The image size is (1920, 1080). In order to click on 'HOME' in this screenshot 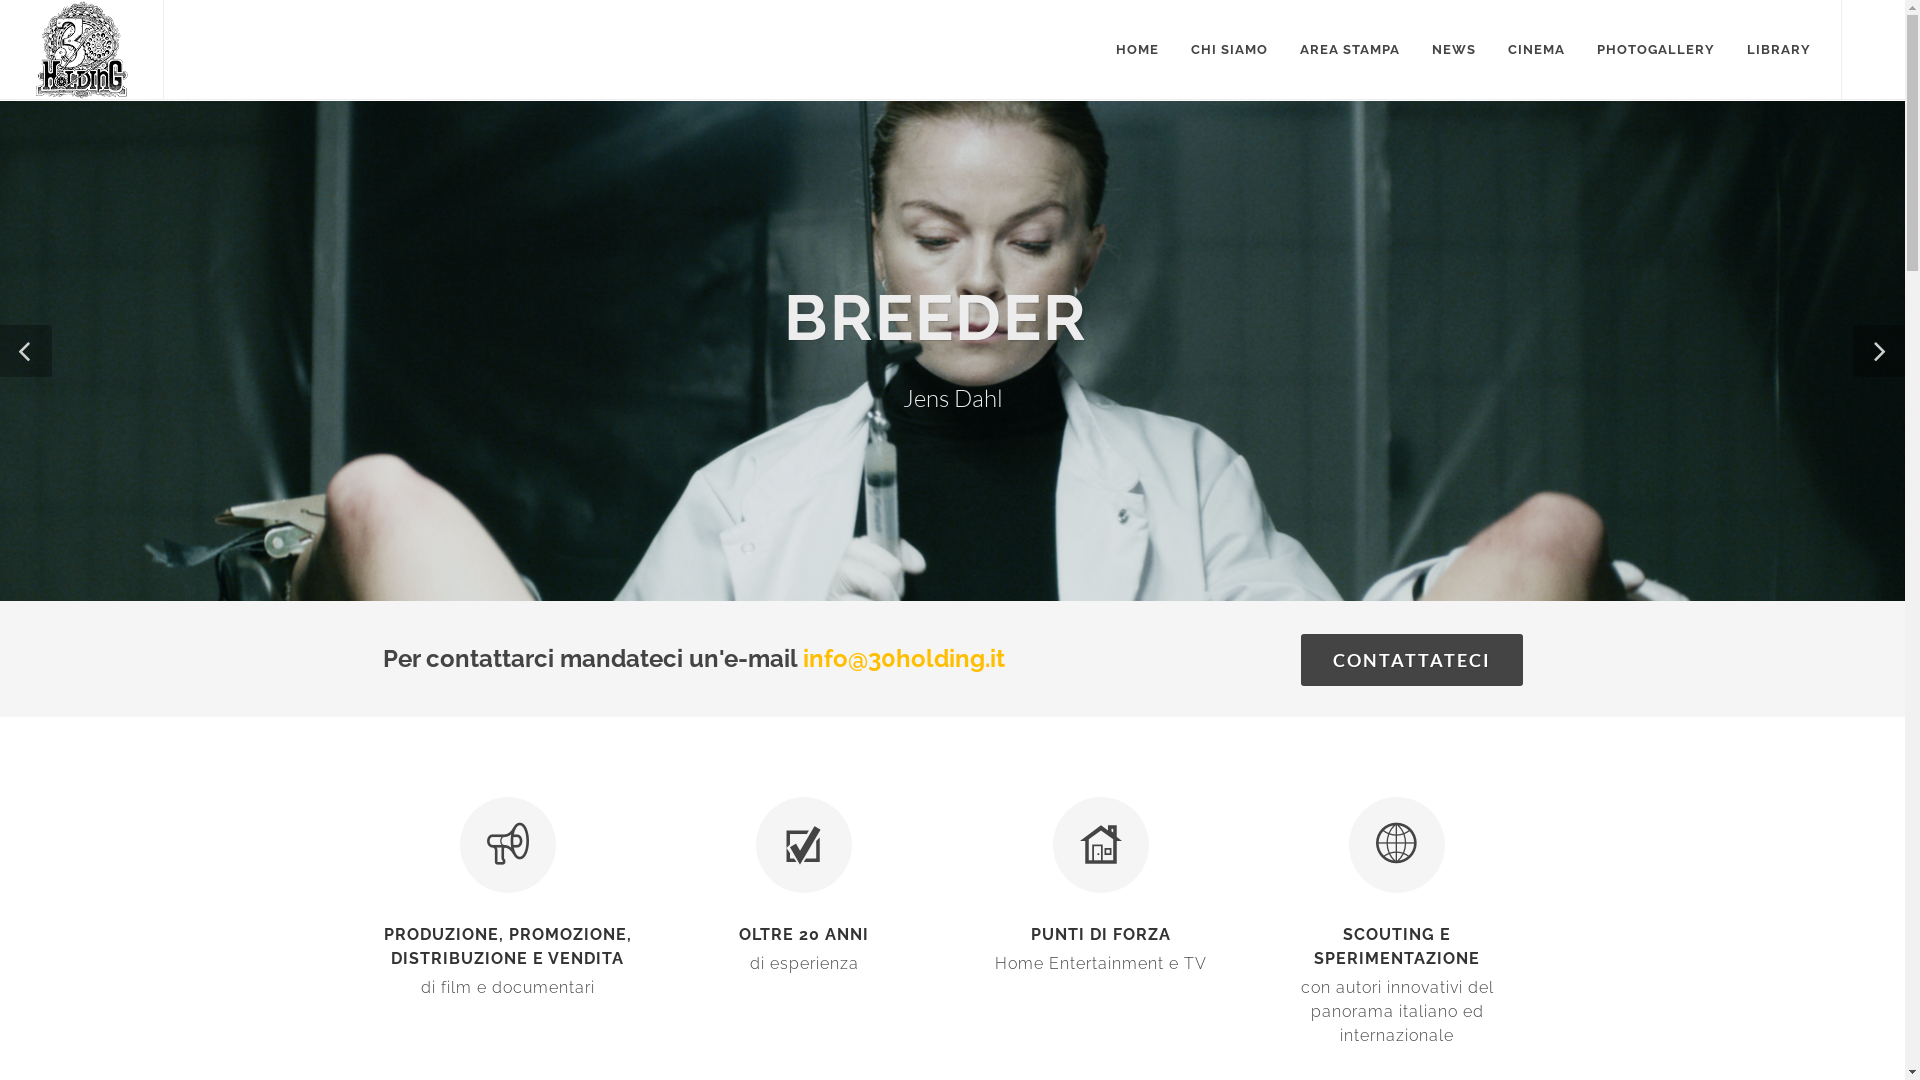, I will do `click(1137, 49)`.